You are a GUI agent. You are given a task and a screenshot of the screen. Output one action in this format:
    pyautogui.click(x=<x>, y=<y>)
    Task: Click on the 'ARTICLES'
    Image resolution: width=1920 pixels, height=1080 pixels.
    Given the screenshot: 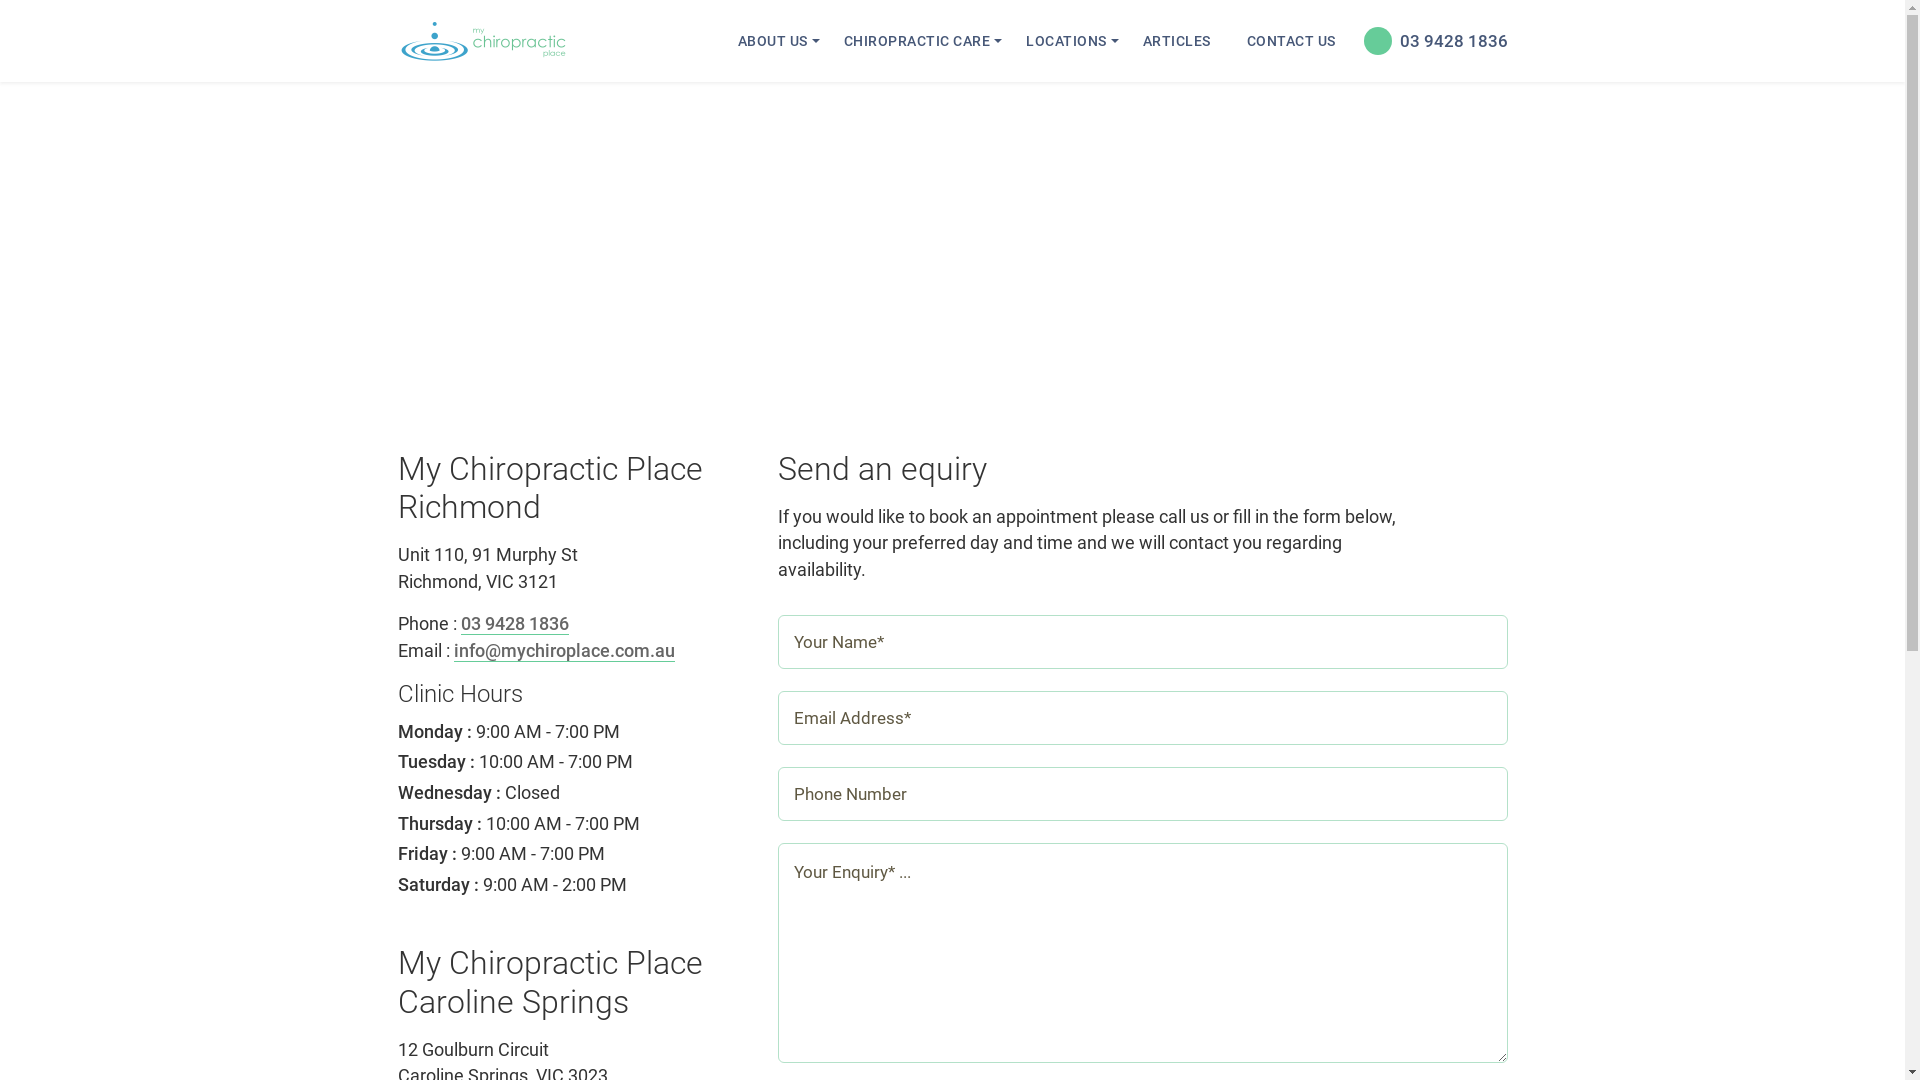 What is the action you would take?
    pyautogui.click(x=1129, y=41)
    